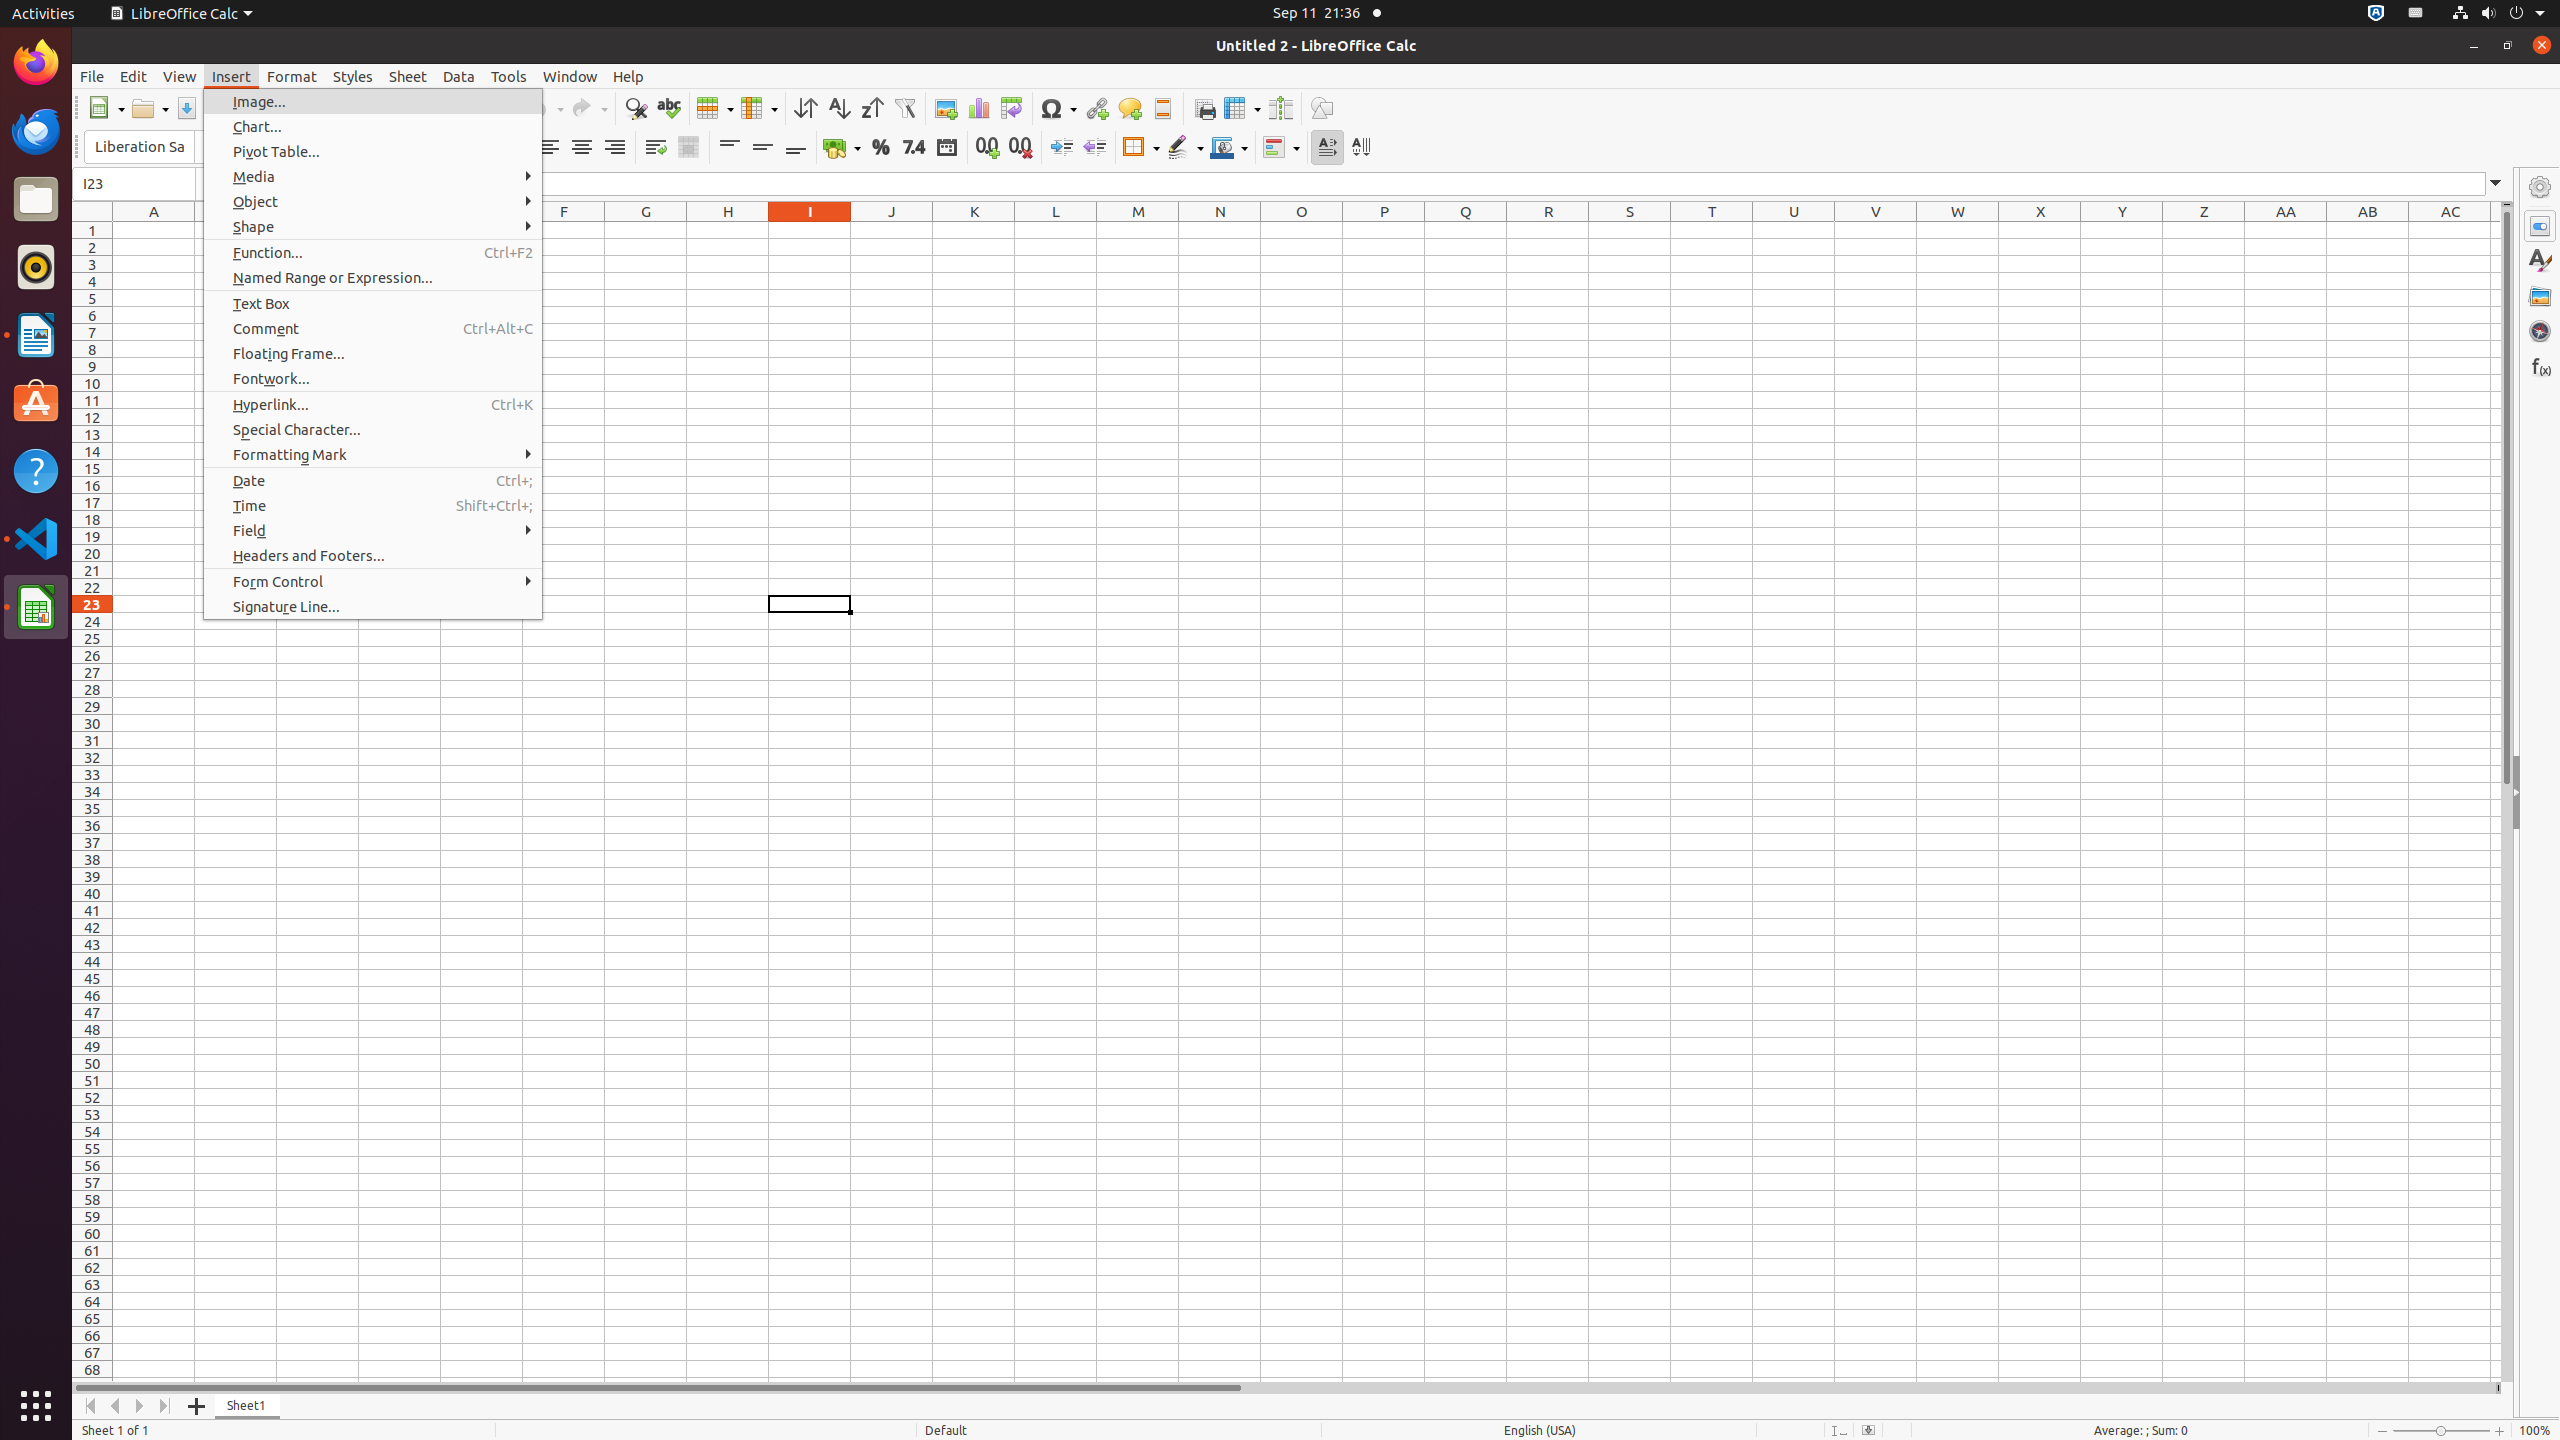 The height and width of the screenshot is (1440, 2560). What do you see at coordinates (1219, 229) in the screenshot?
I see `'N1'` at bounding box center [1219, 229].